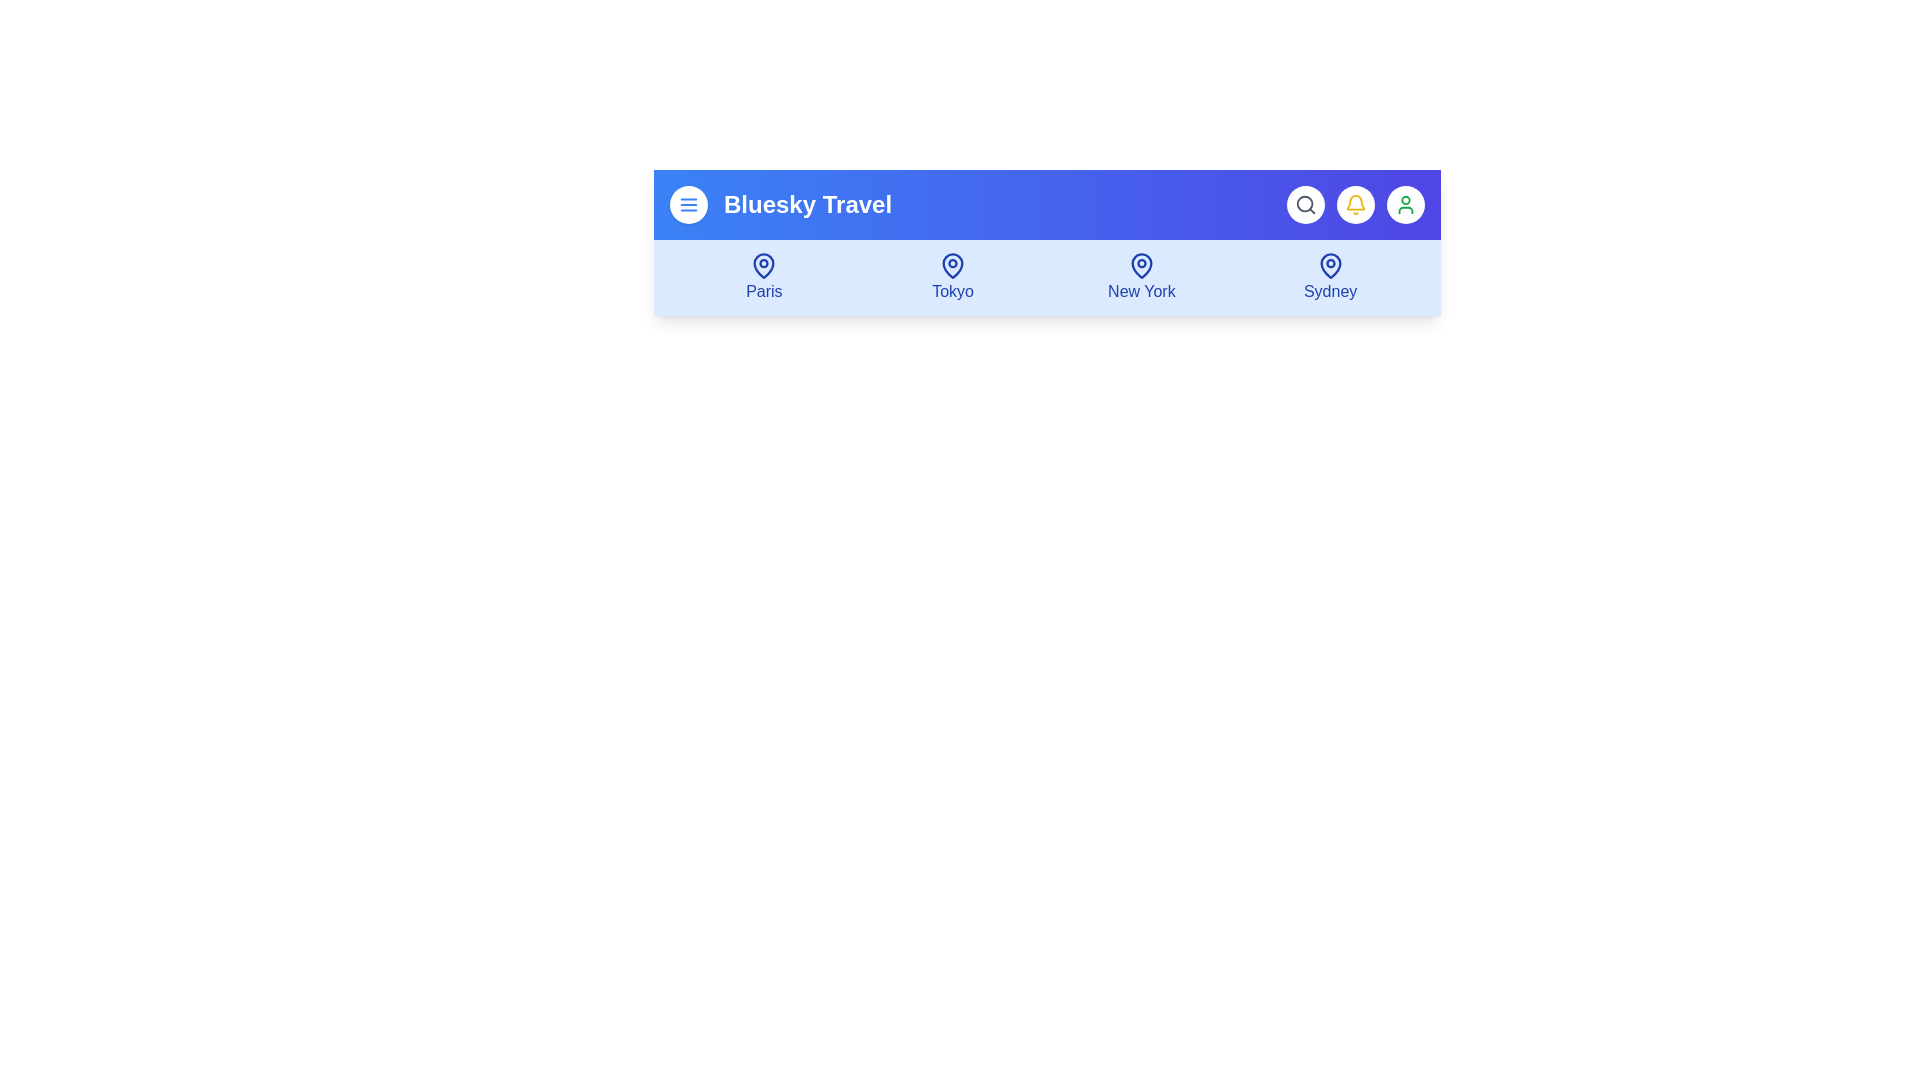  Describe the element at coordinates (689, 204) in the screenshot. I see `the menu toggle button to toggle the menu visibility` at that location.